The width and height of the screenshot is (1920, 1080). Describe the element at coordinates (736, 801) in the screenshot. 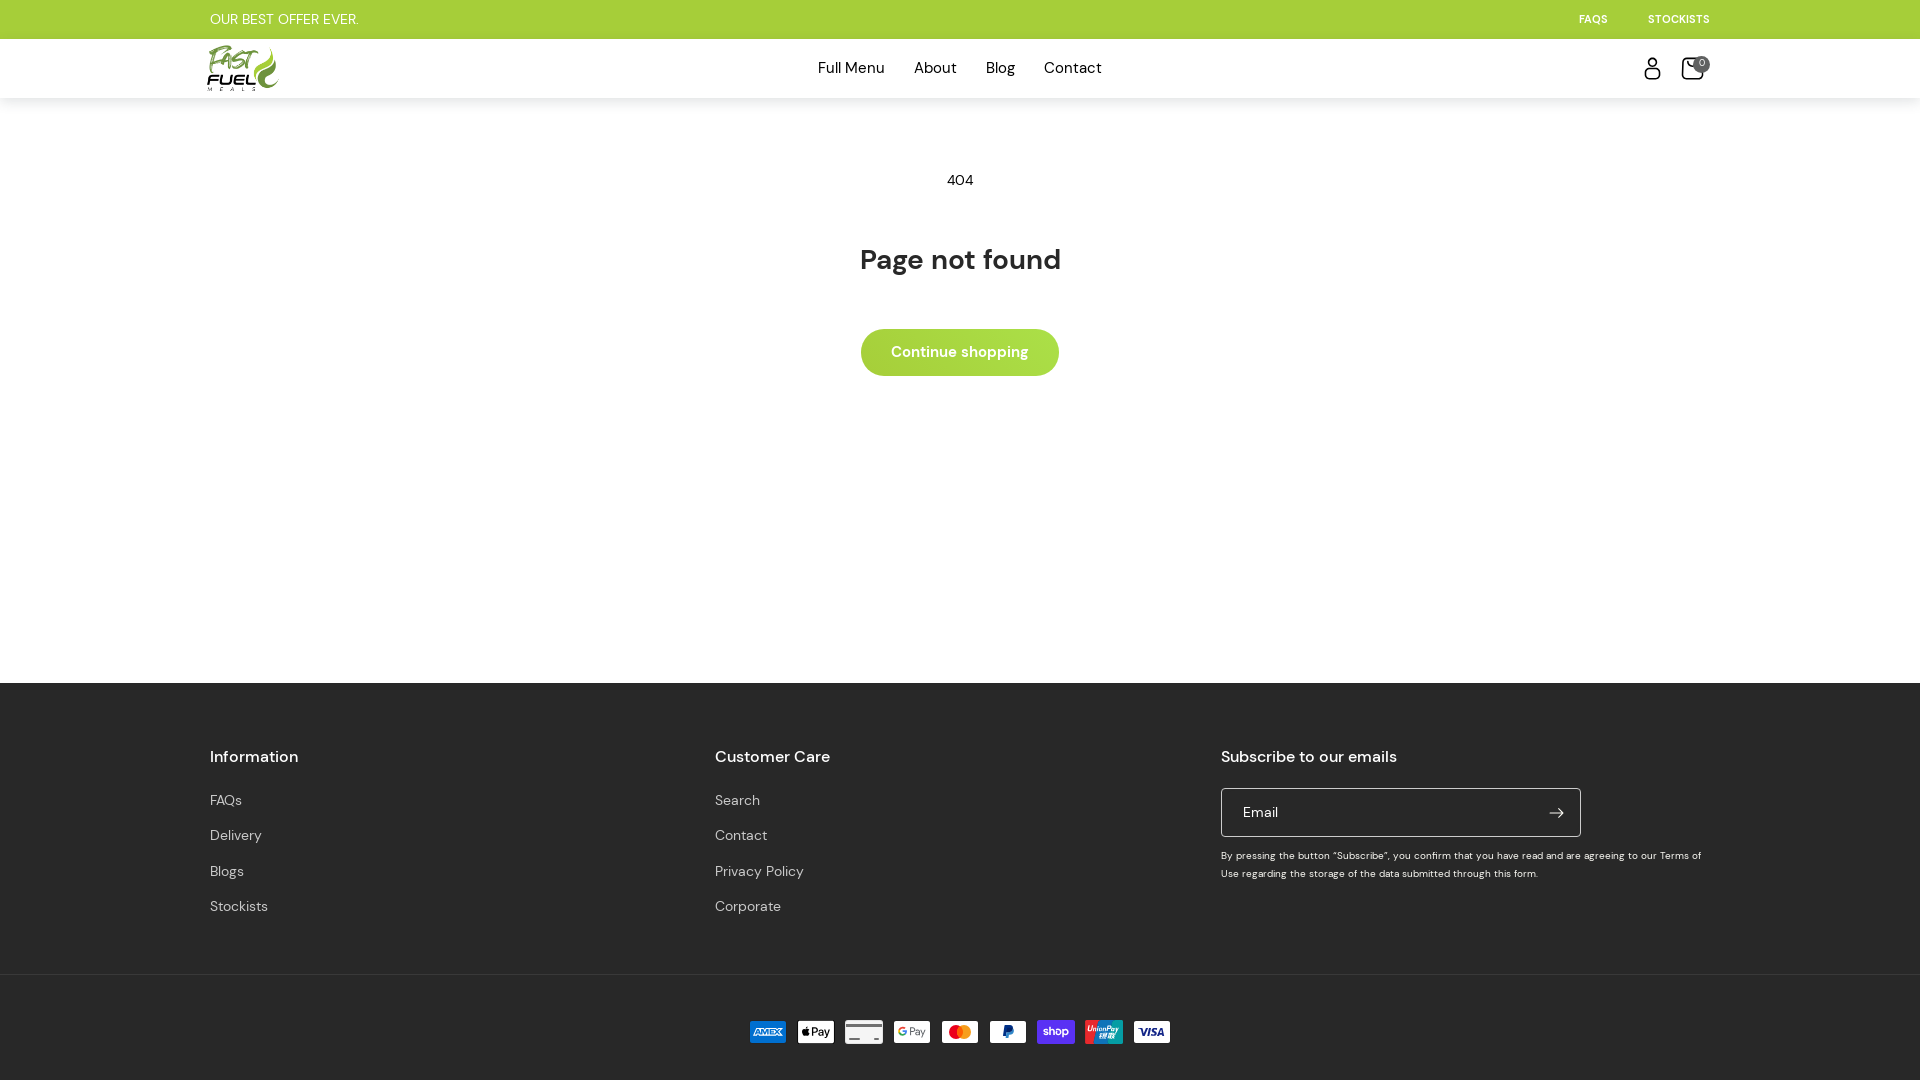

I see `'Search'` at that location.